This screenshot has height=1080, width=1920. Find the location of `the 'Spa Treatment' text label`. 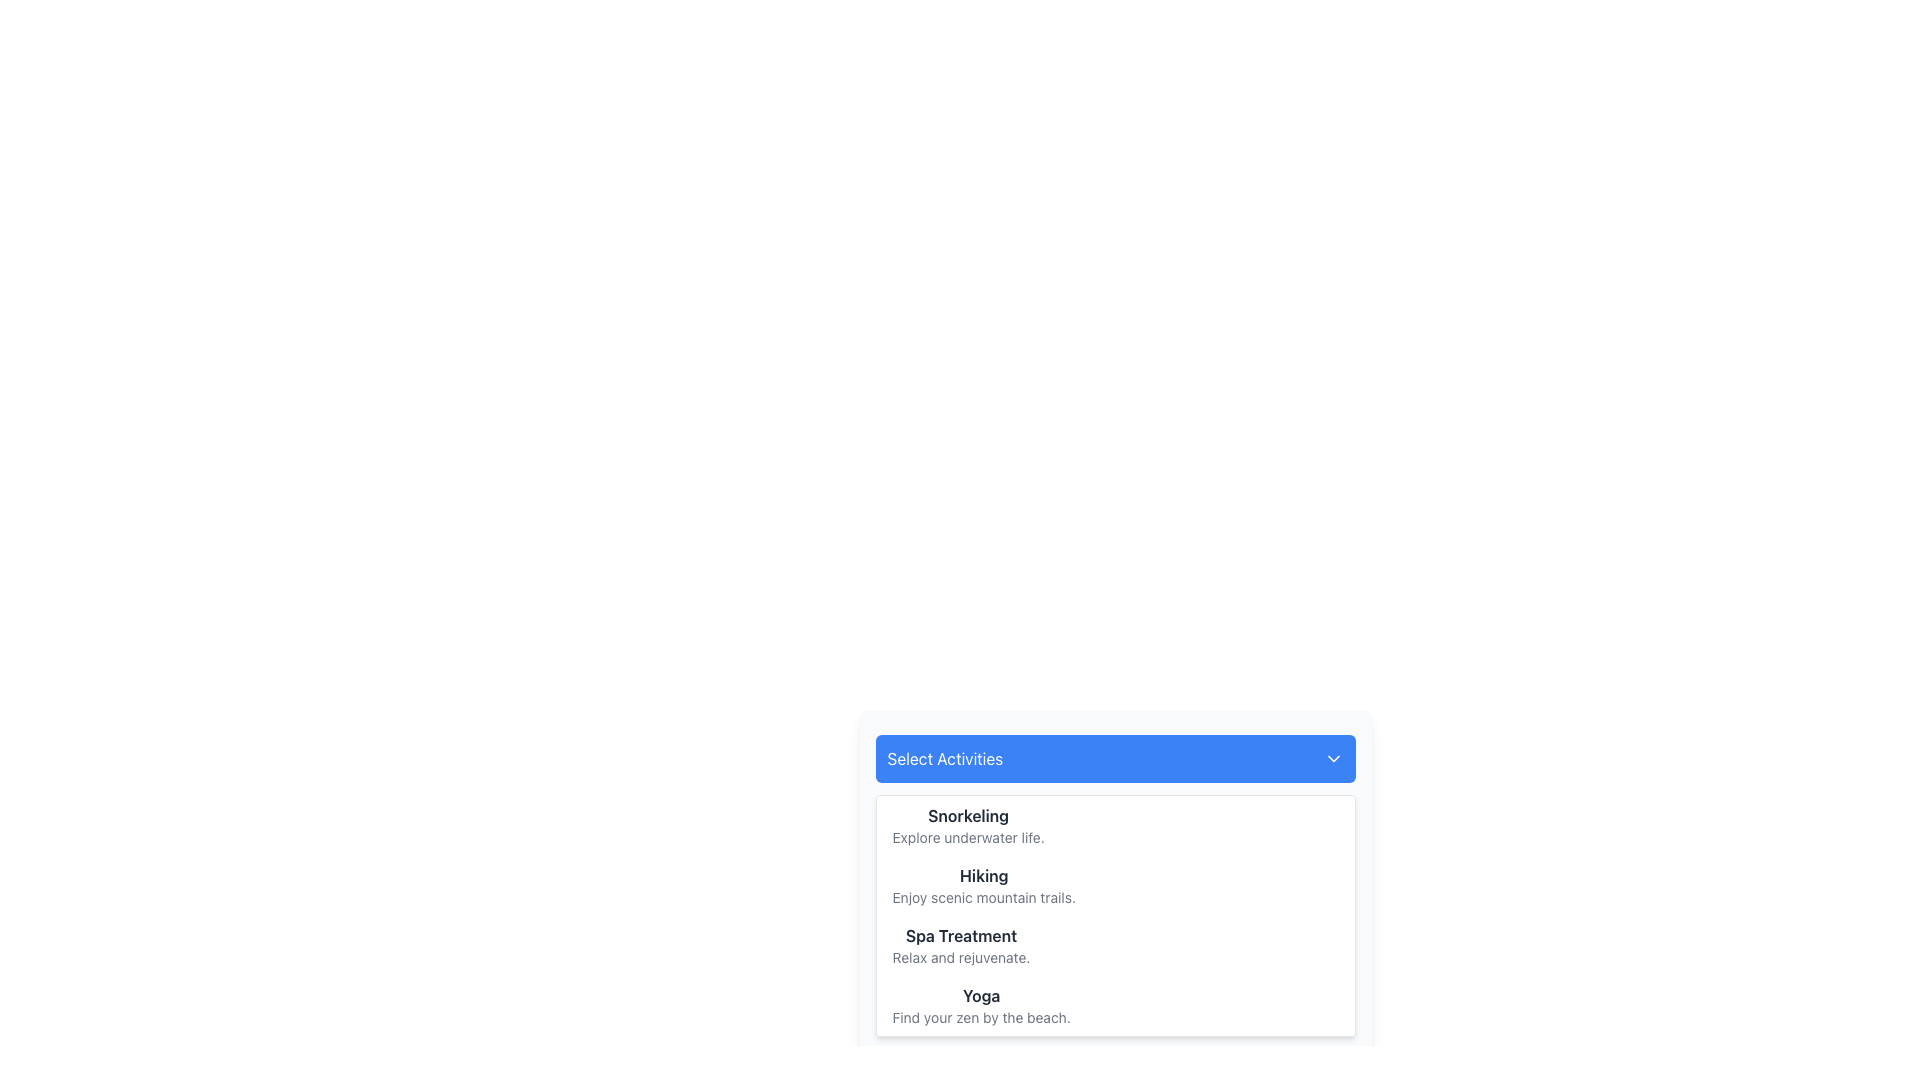

the 'Spa Treatment' text label is located at coordinates (961, 936).